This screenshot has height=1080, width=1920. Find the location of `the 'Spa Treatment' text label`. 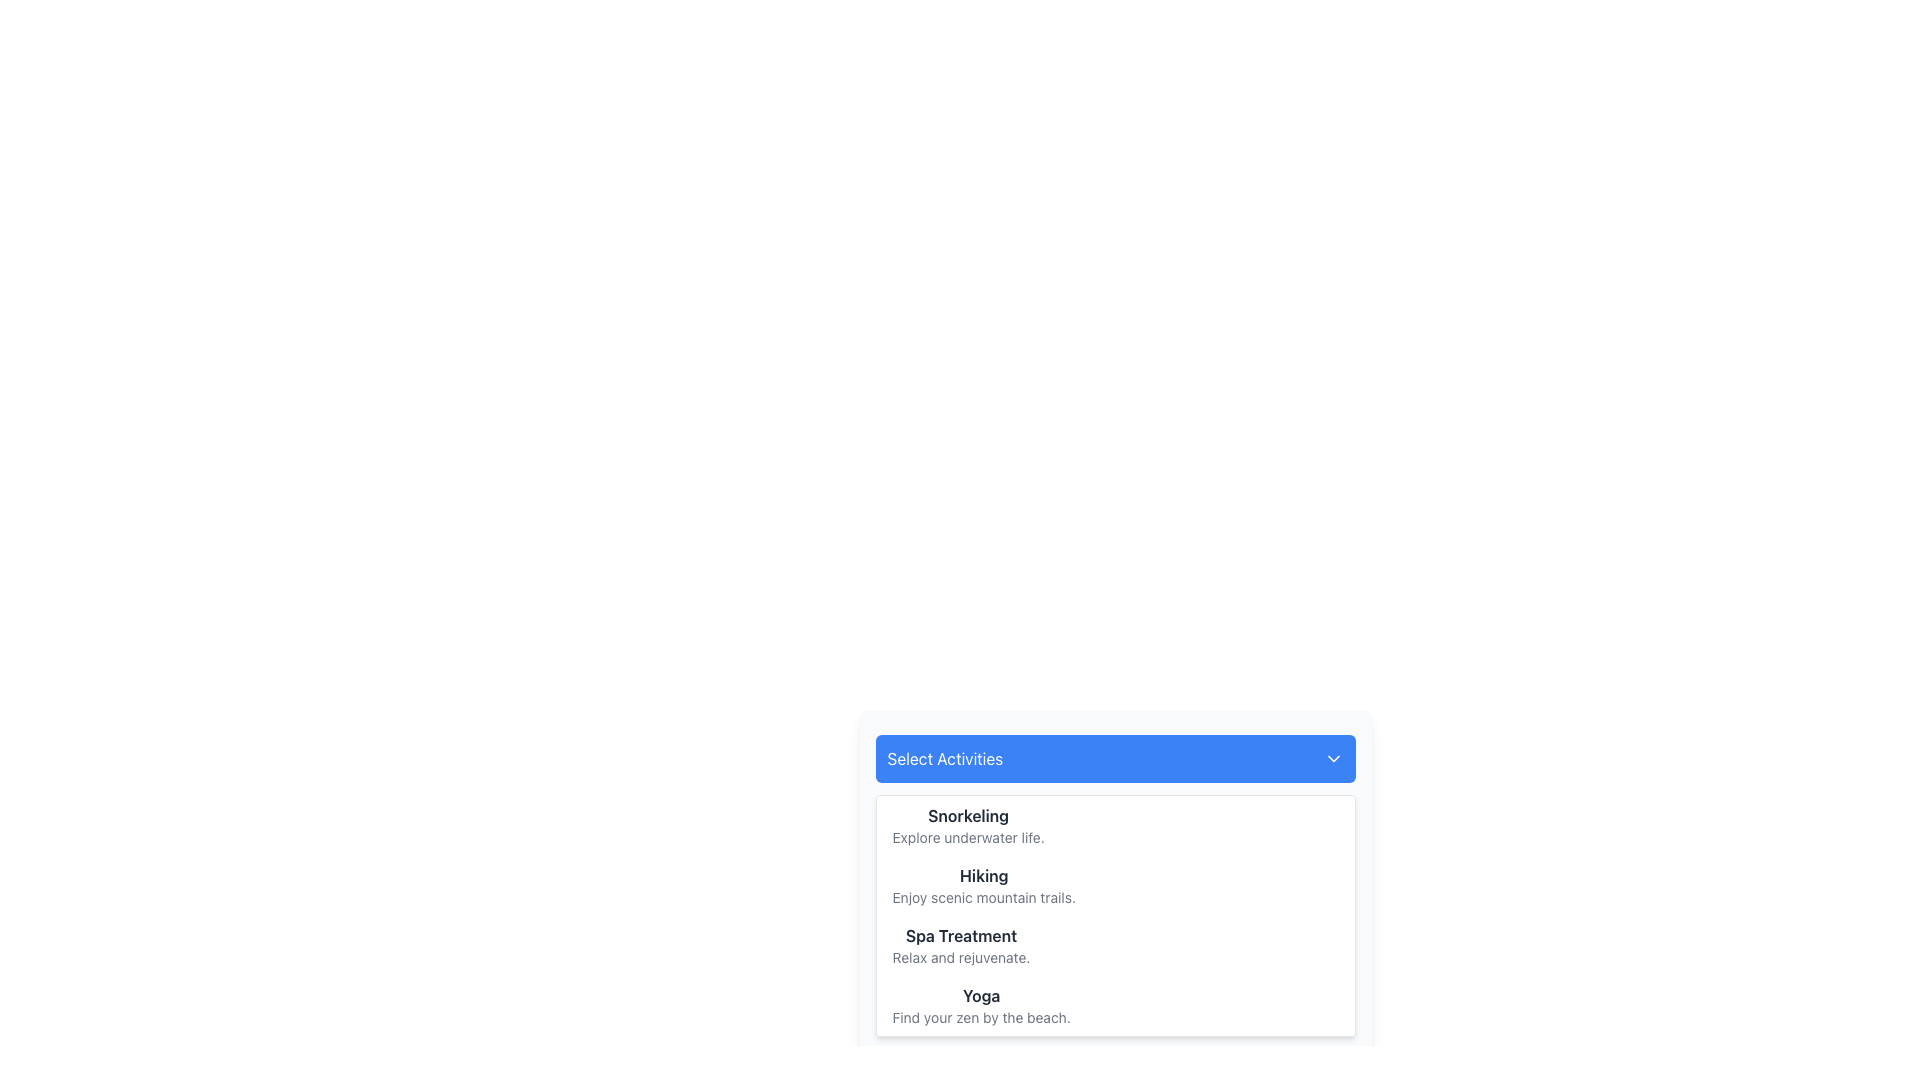

the 'Spa Treatment' text label is located at coordinates (961, 936).